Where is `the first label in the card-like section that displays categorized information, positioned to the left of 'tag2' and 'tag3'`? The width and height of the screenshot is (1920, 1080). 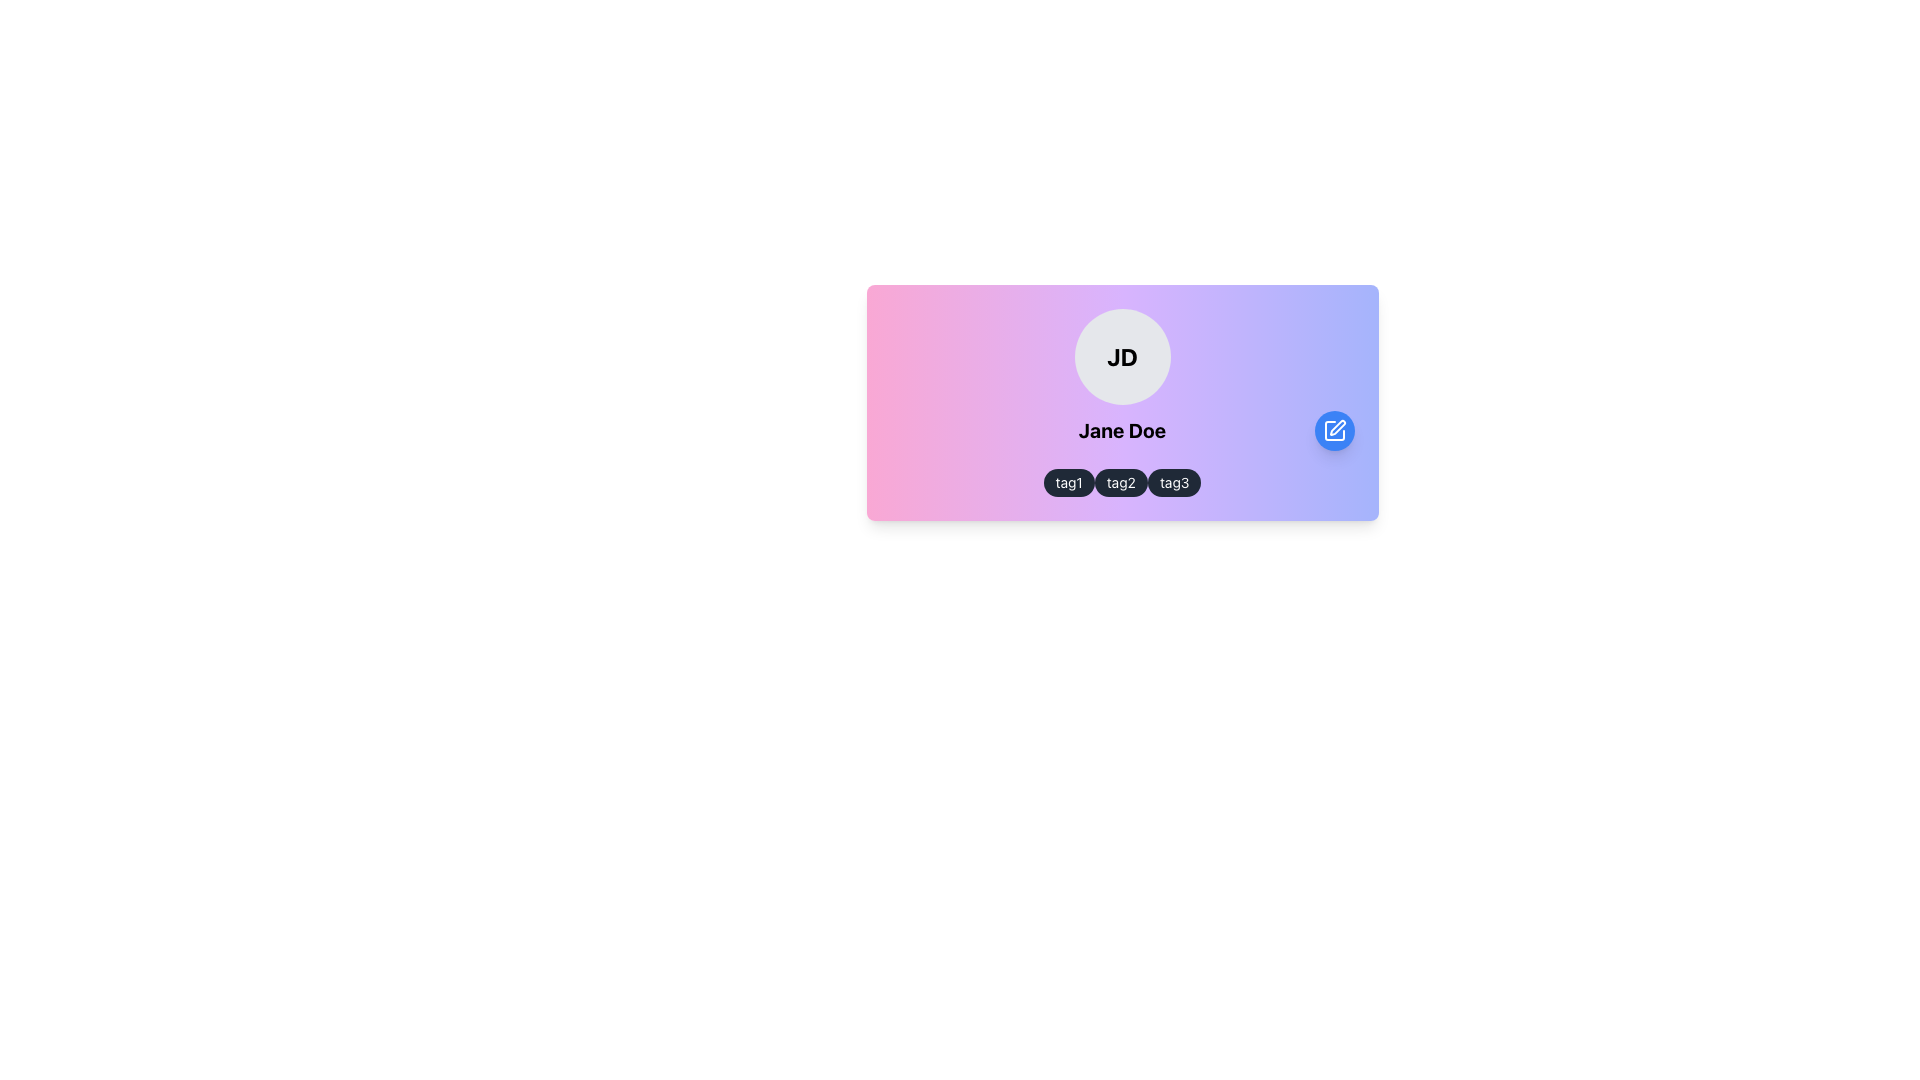
the first label in the card-like section that displays categorized information, positioned to the left of 'tag2' and 'tag3' is located at coordinates (1068, 482).